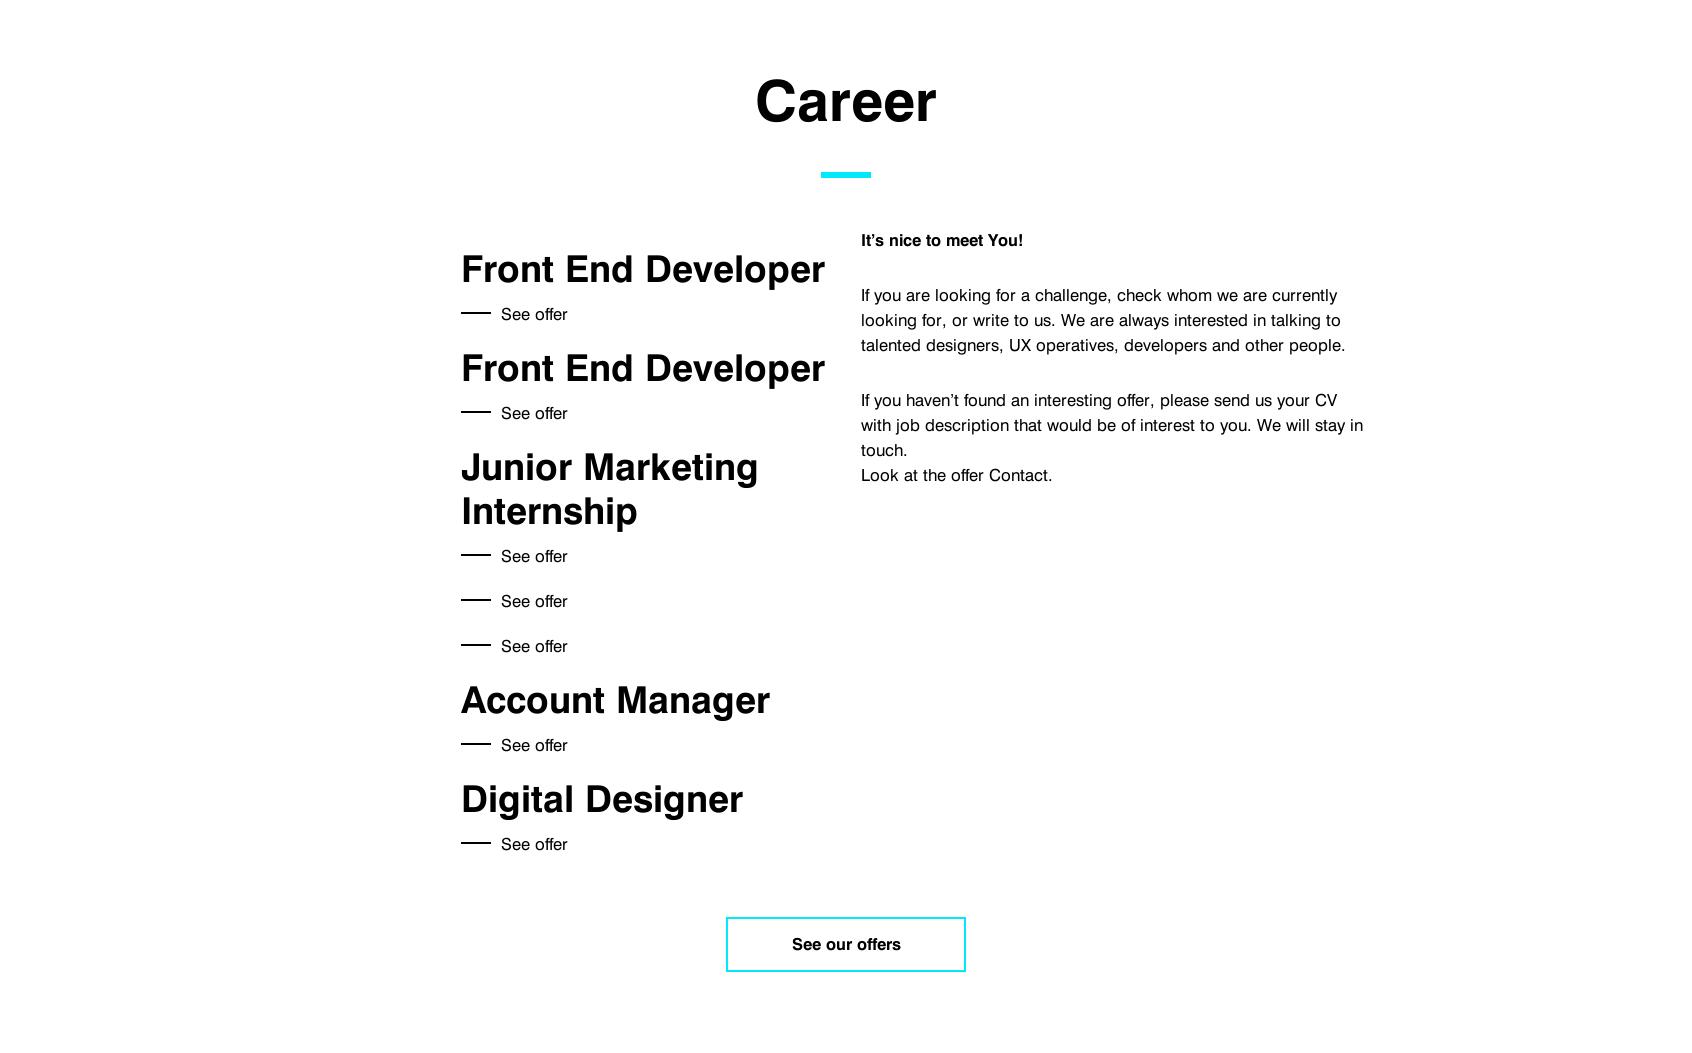 The height and width of the screenshot is (1053, 1692). I want to click on 'Career', so click(846, 100).